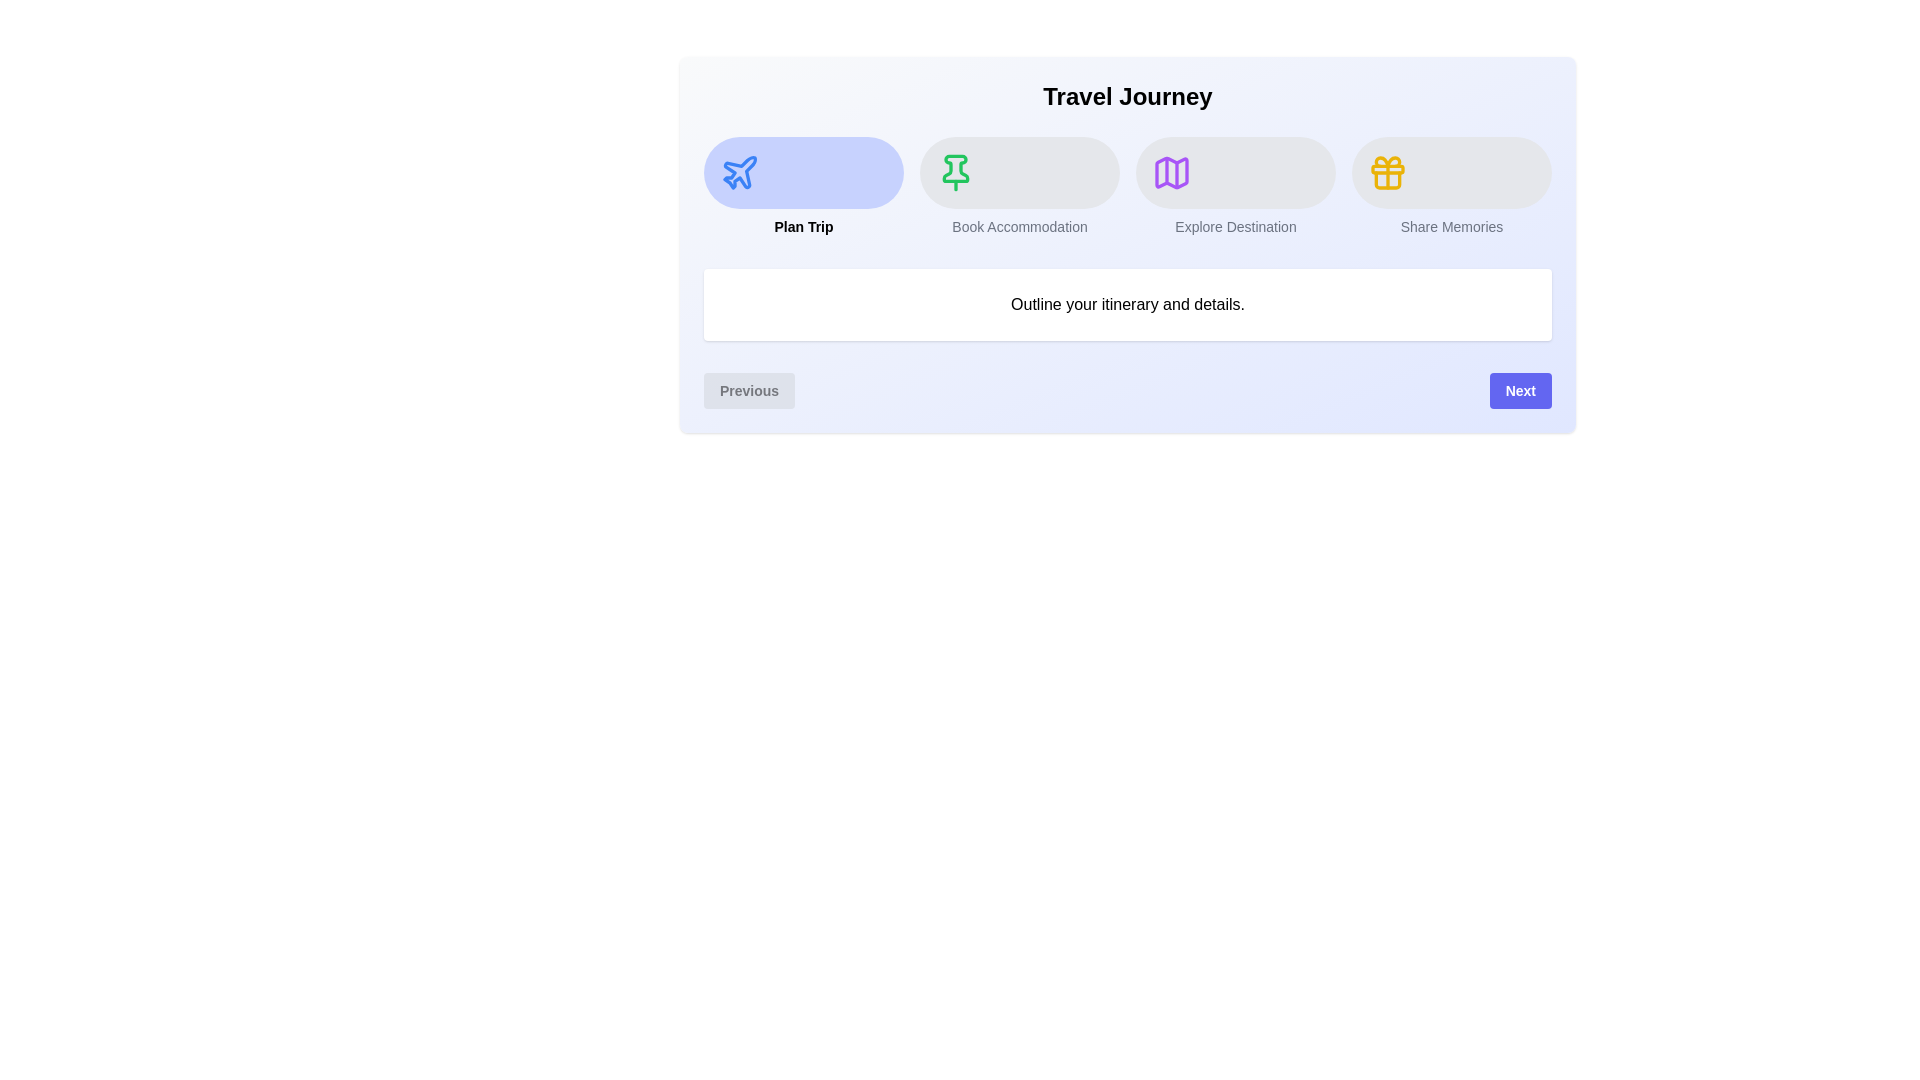 The image size is (1920, 1080). What do you see at coordinates (1520, 390) in the screenshot?
I see `the 'Next' button to navigate to the next step` at bounding box center [1520, 390].